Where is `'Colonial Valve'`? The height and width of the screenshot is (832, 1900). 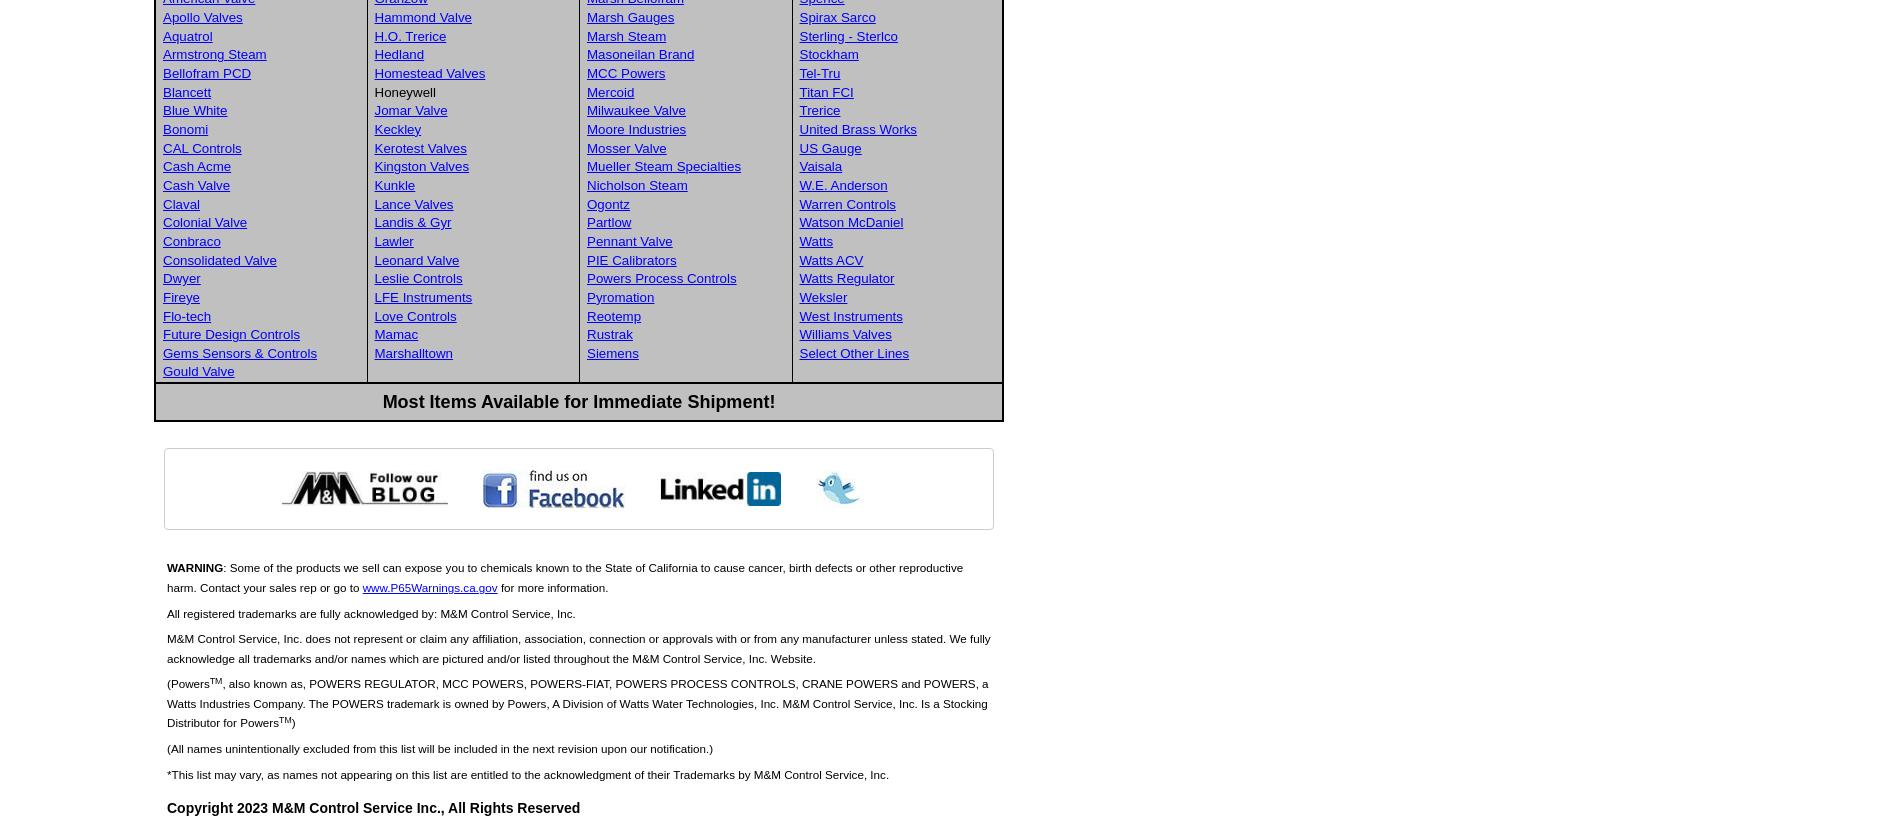
'Colonial Valve' is located at coordinates (205, 222).